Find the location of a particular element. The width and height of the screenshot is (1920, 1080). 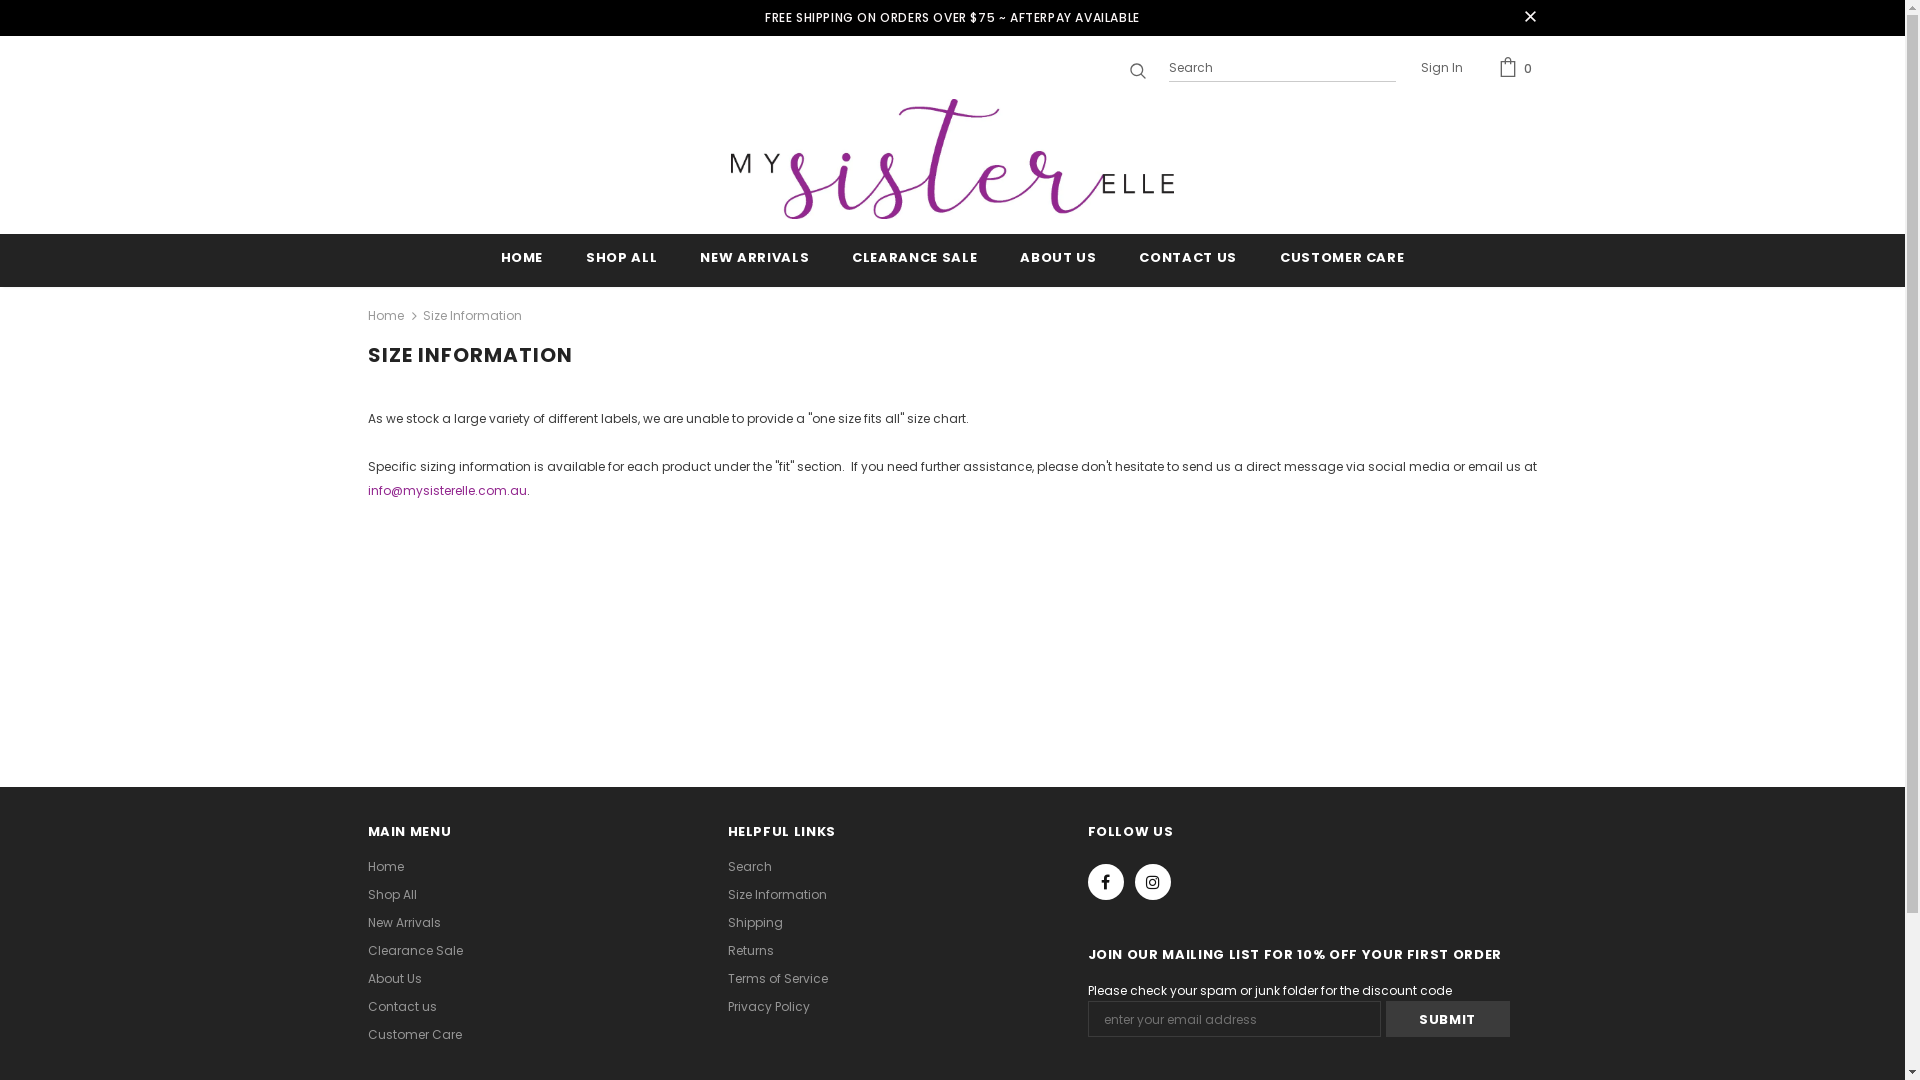

'Terms of Service' is located at coordinates (727, 978).